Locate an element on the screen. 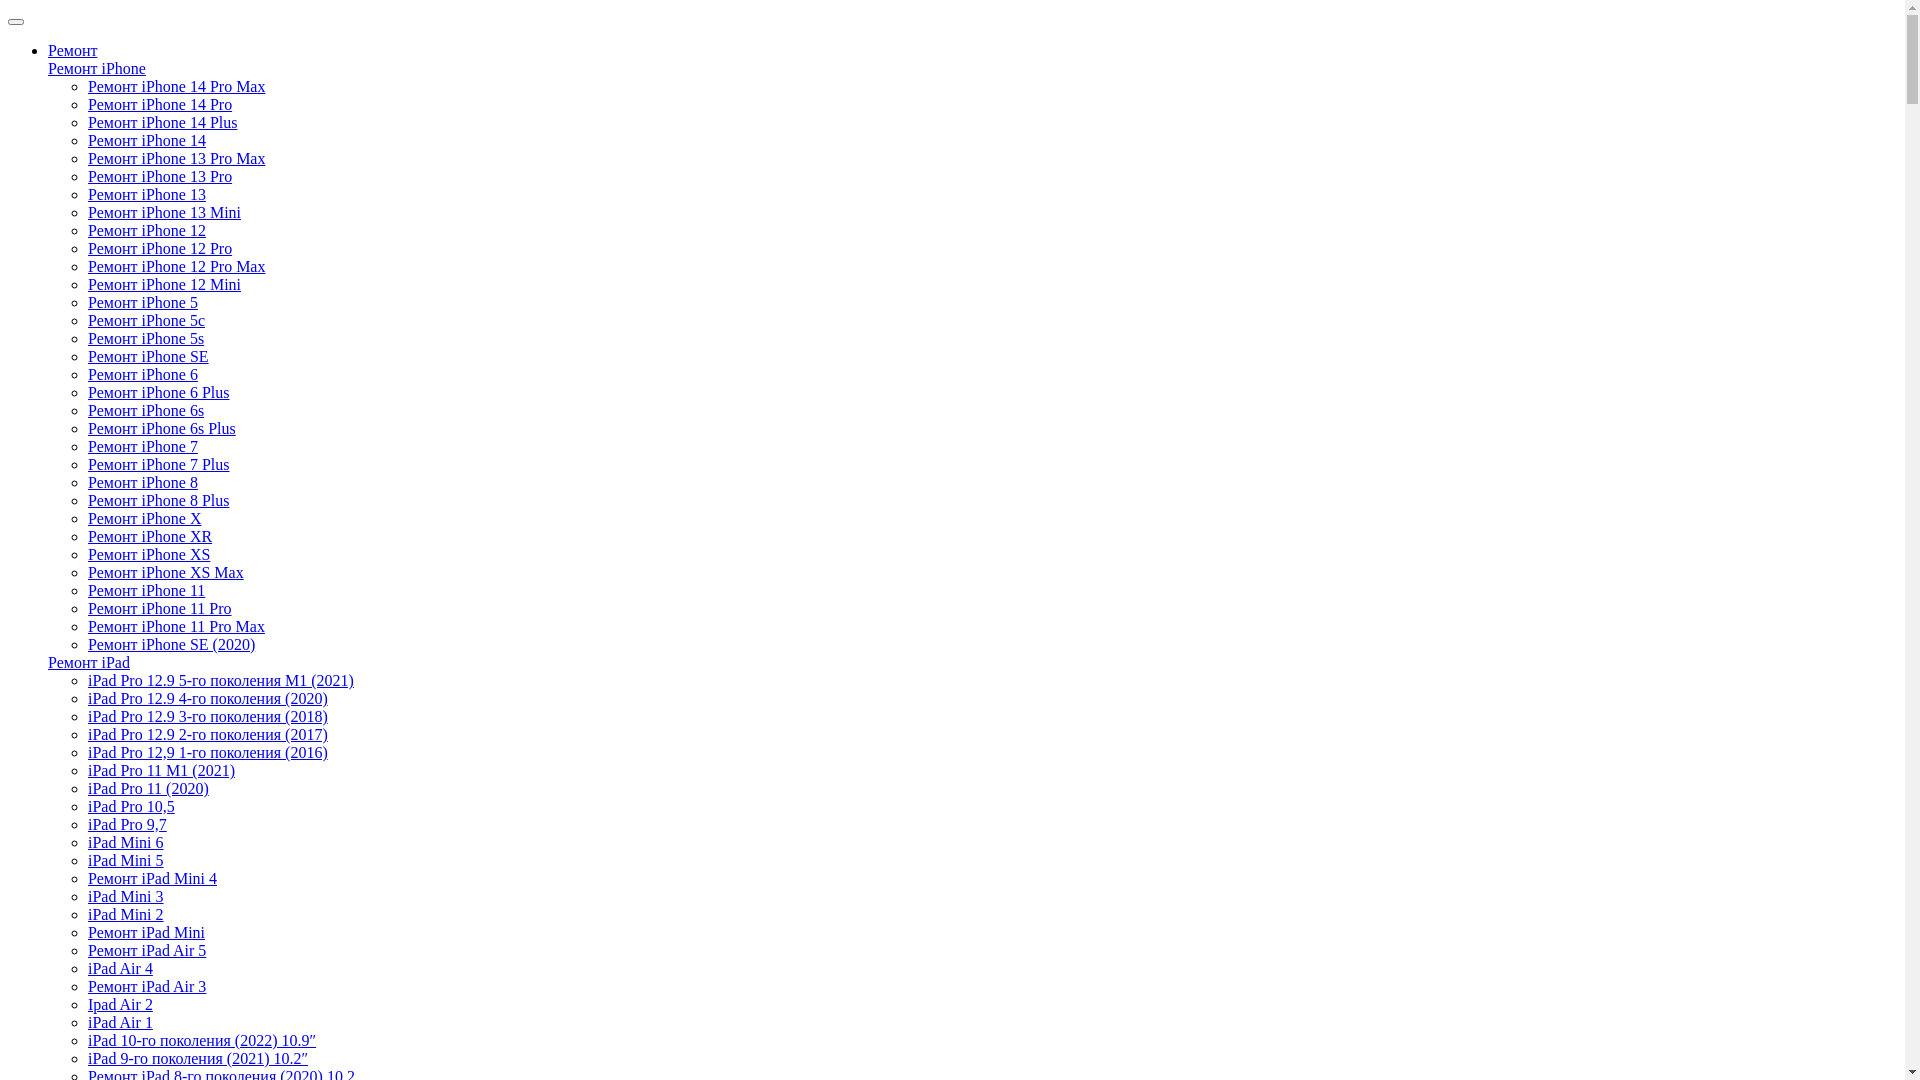 Image resolution: width=1920 pixels, height=1080 pixels. 'iPad Mini 6' is located at coordinates (86, 842).